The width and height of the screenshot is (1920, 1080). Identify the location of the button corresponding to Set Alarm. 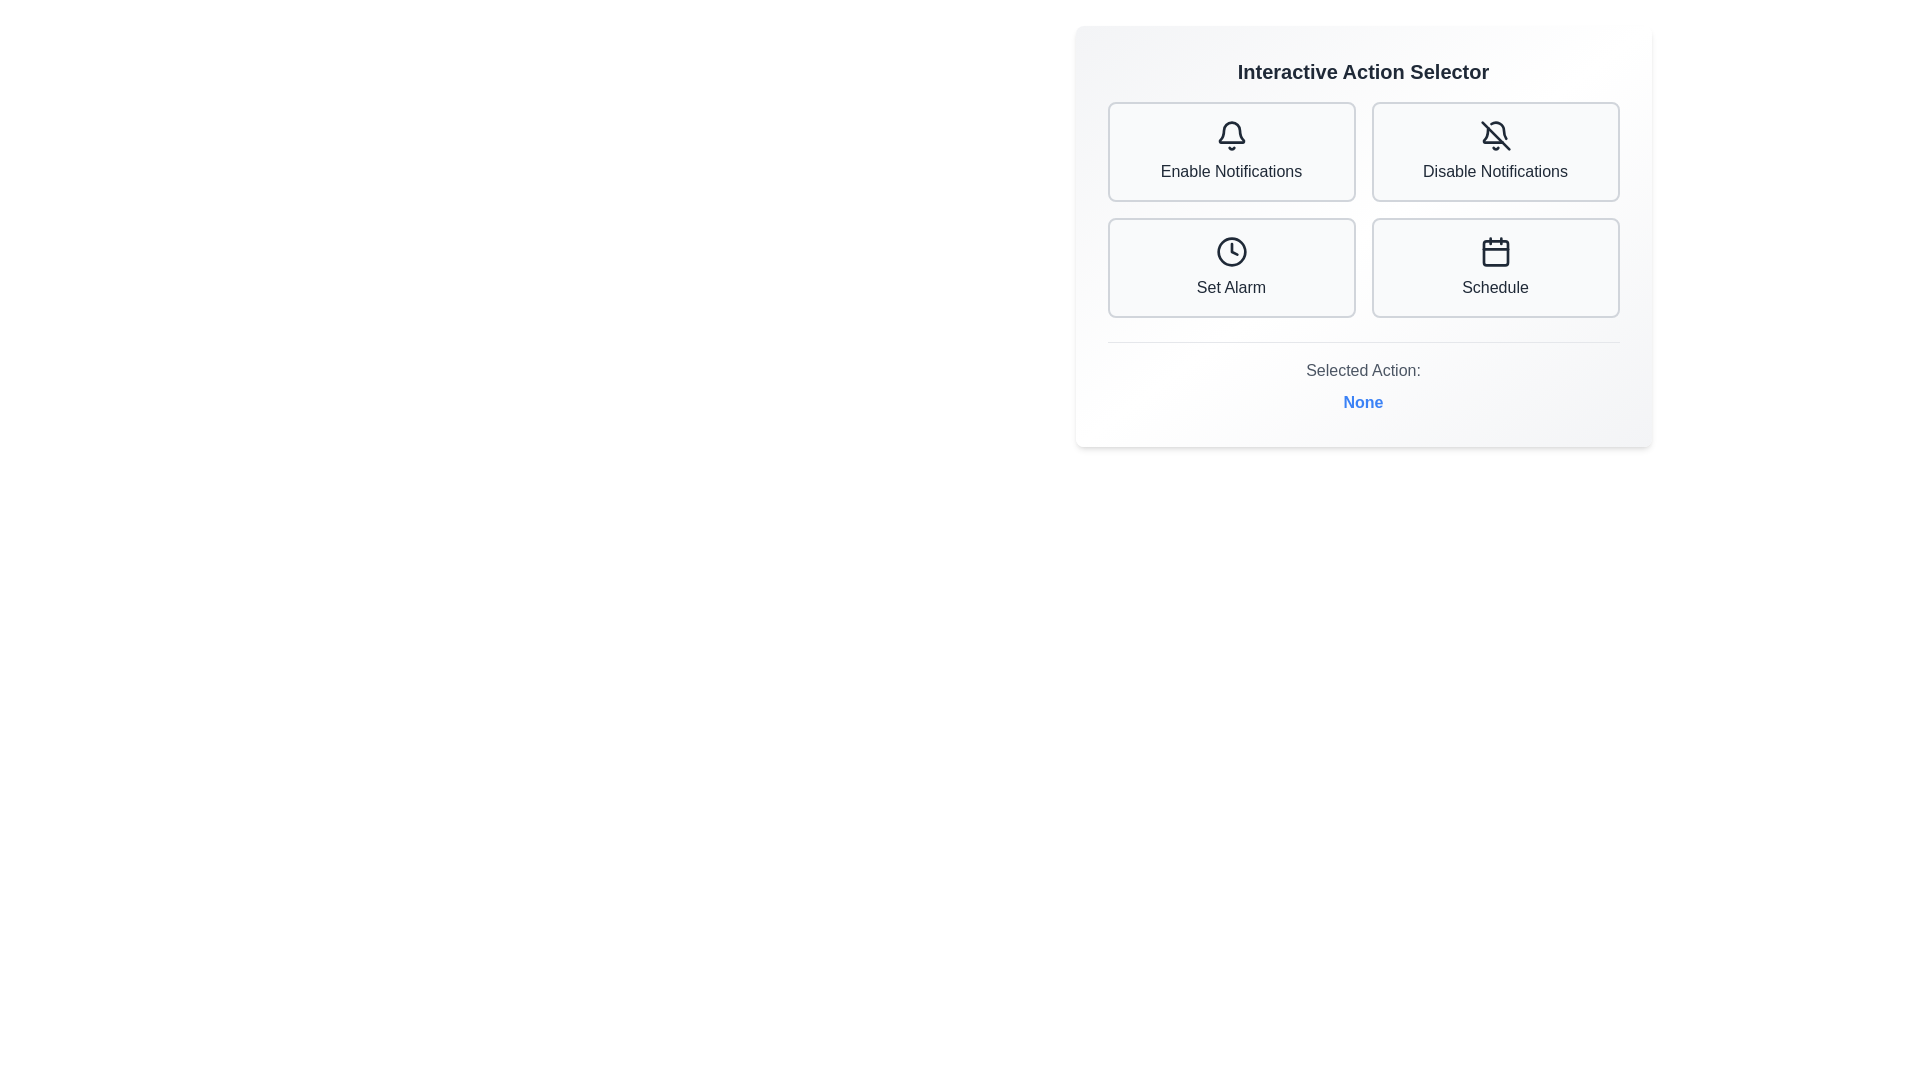
(1230, 266).